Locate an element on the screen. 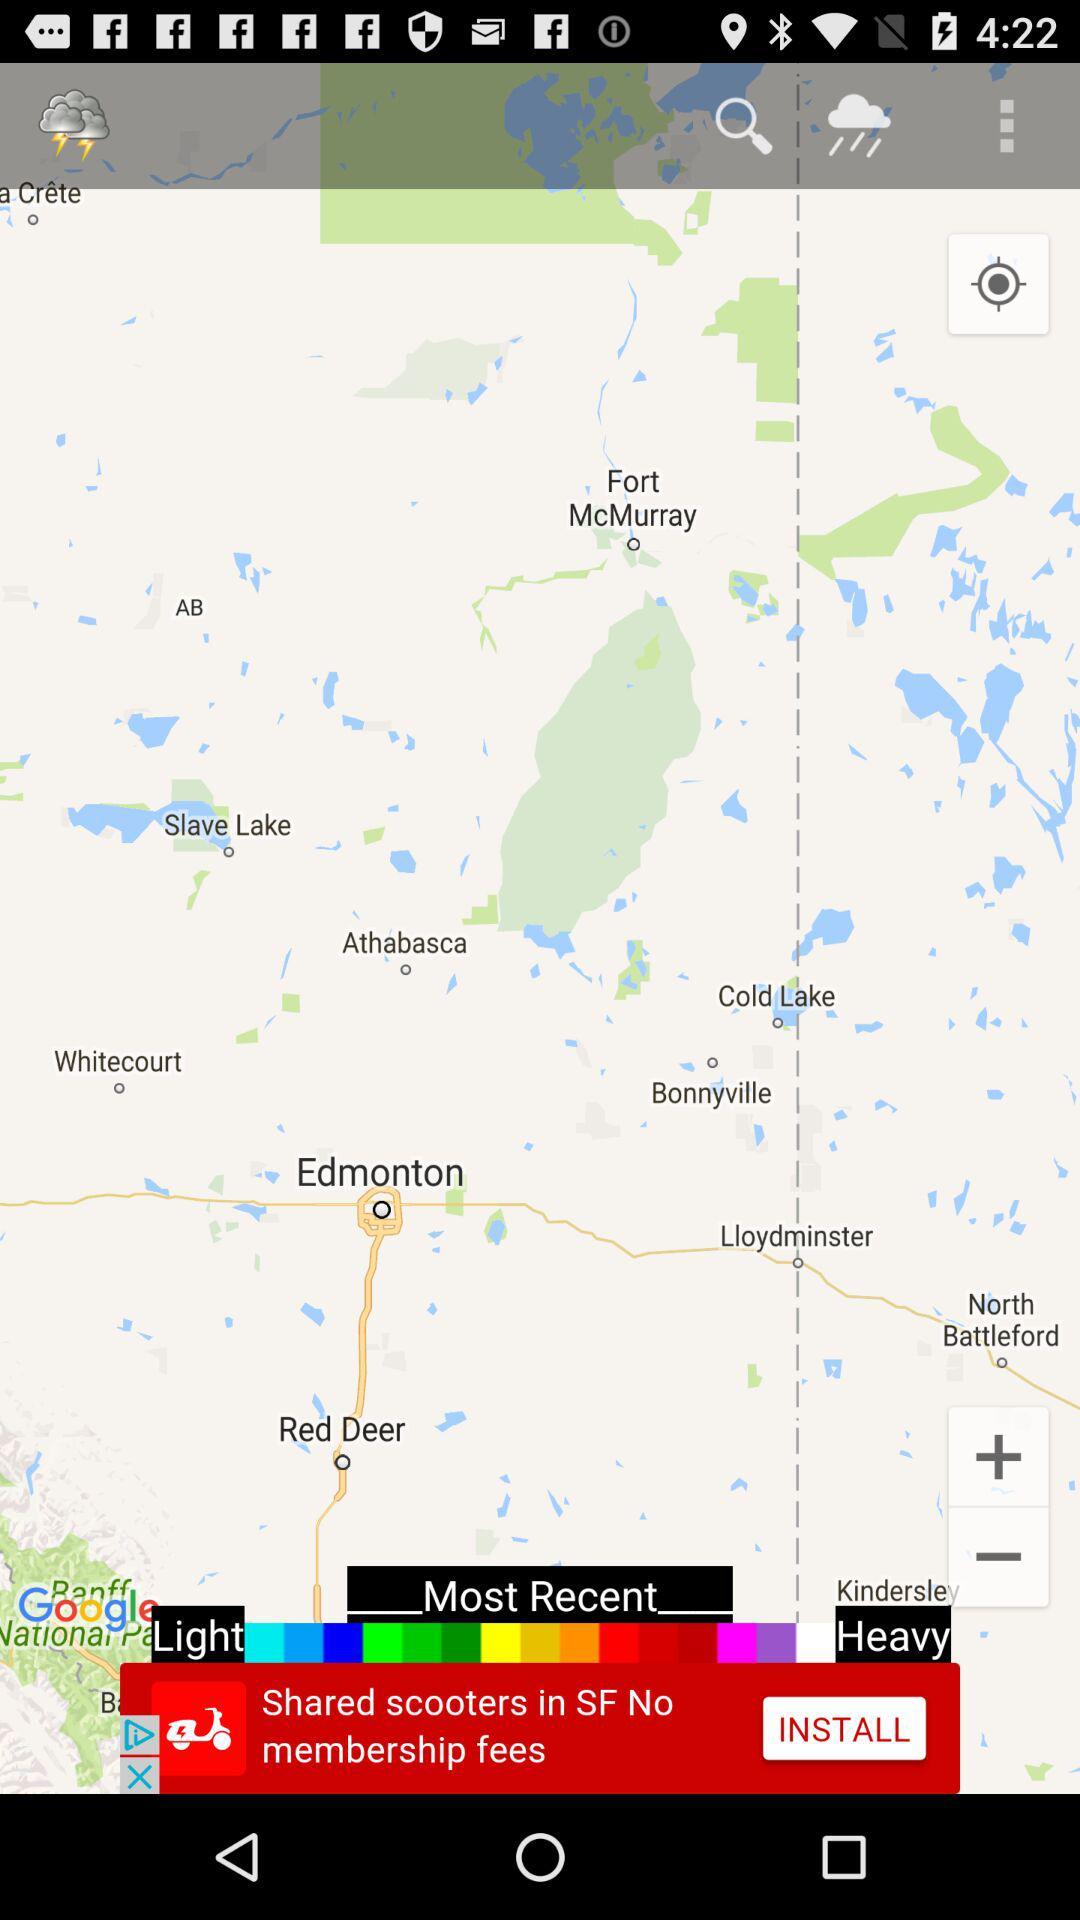 The height and width of the screenshot is (1920, 1080). search is located at coordinates (744, 124).